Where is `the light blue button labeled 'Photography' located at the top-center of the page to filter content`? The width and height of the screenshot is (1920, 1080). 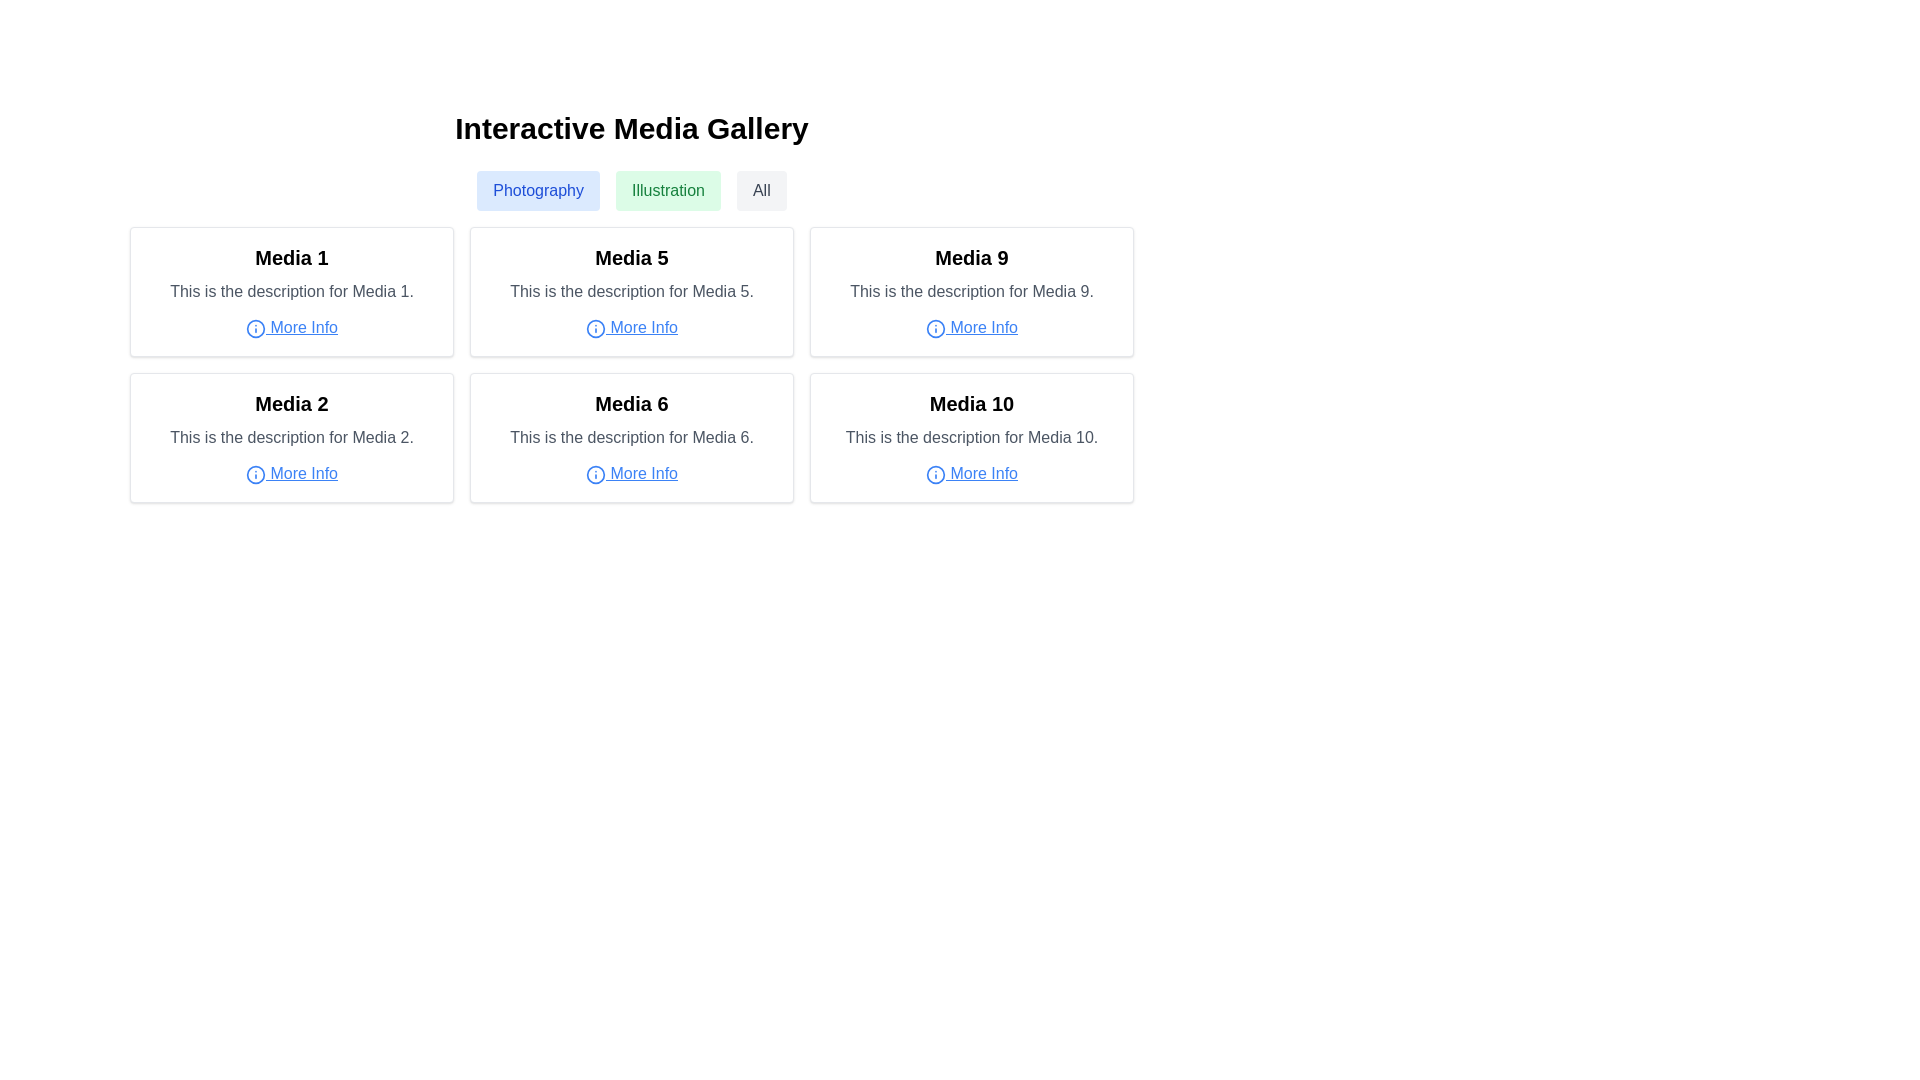
the light blue button labeled 'Photography' located at the top-center of the page to filter content is located at coordinates (538, 191).